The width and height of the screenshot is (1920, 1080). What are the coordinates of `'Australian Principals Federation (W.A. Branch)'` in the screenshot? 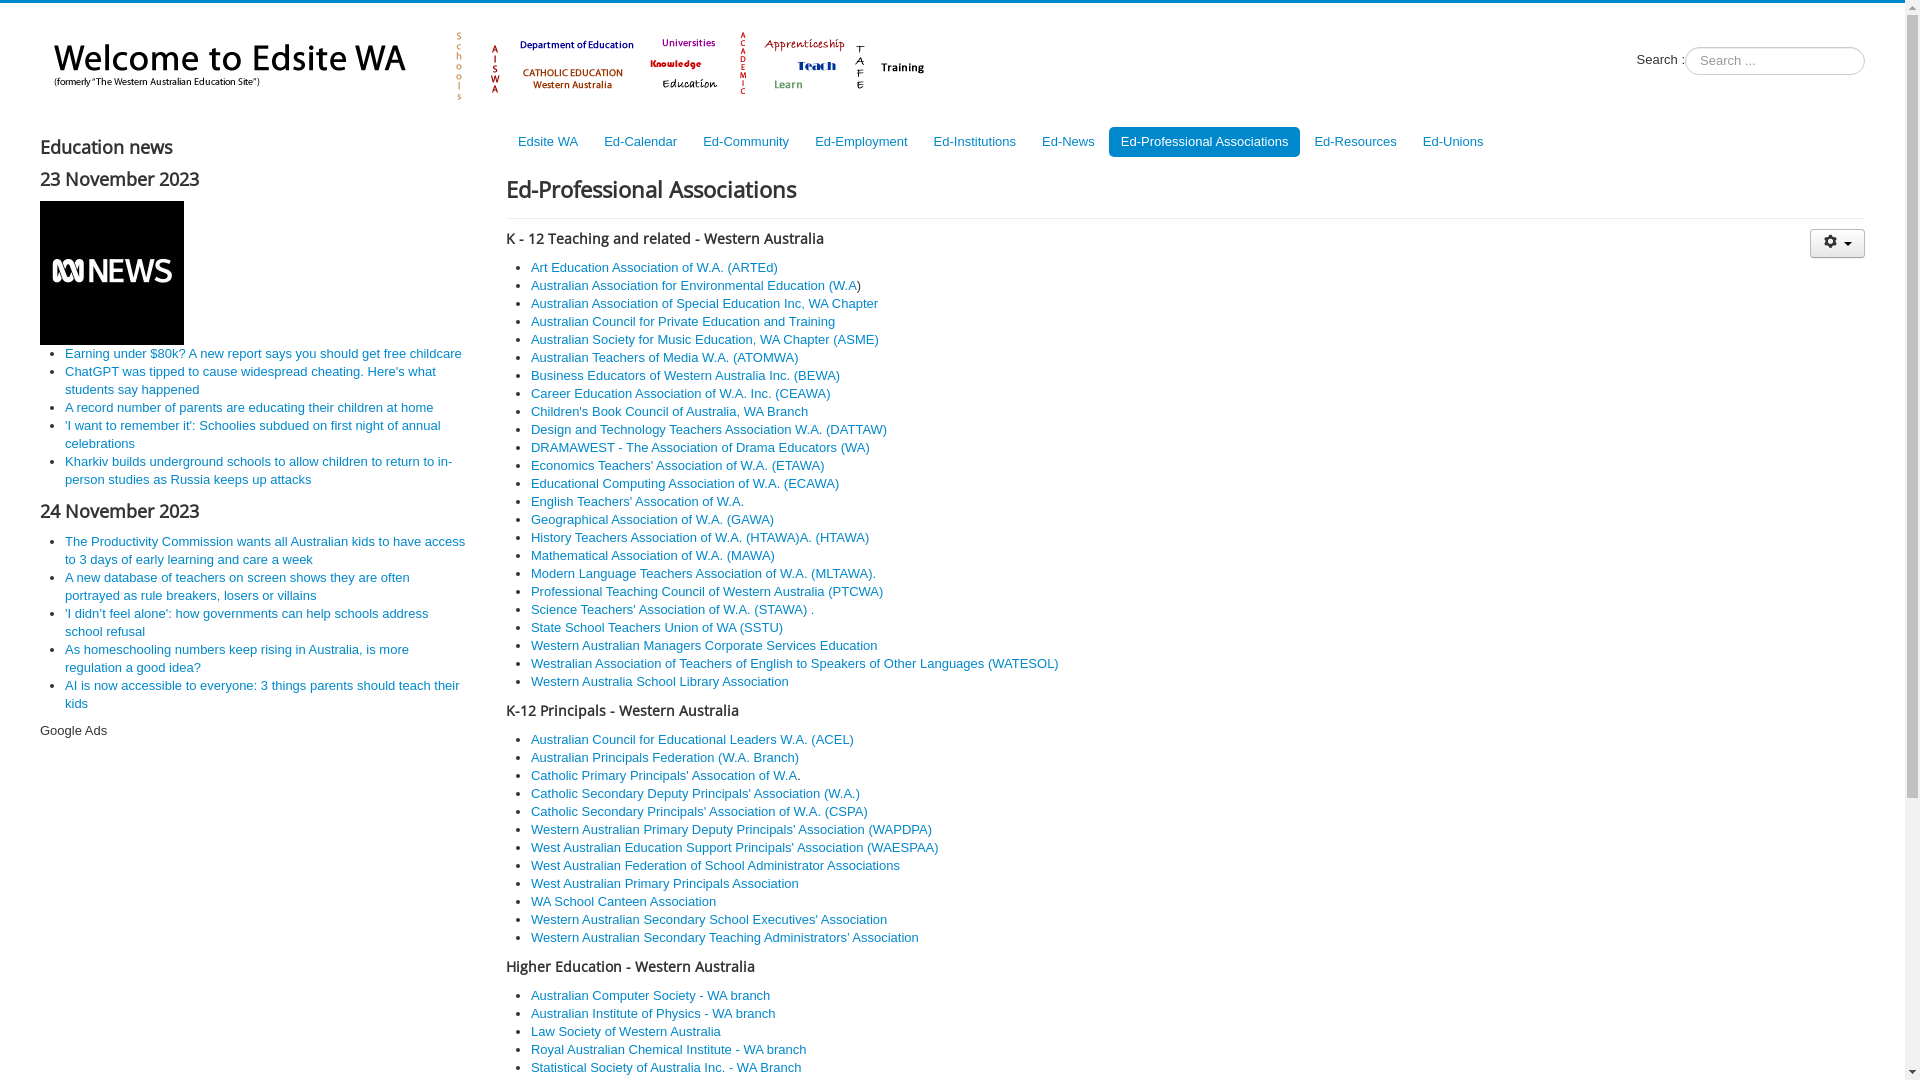 It's located at (665, 757).